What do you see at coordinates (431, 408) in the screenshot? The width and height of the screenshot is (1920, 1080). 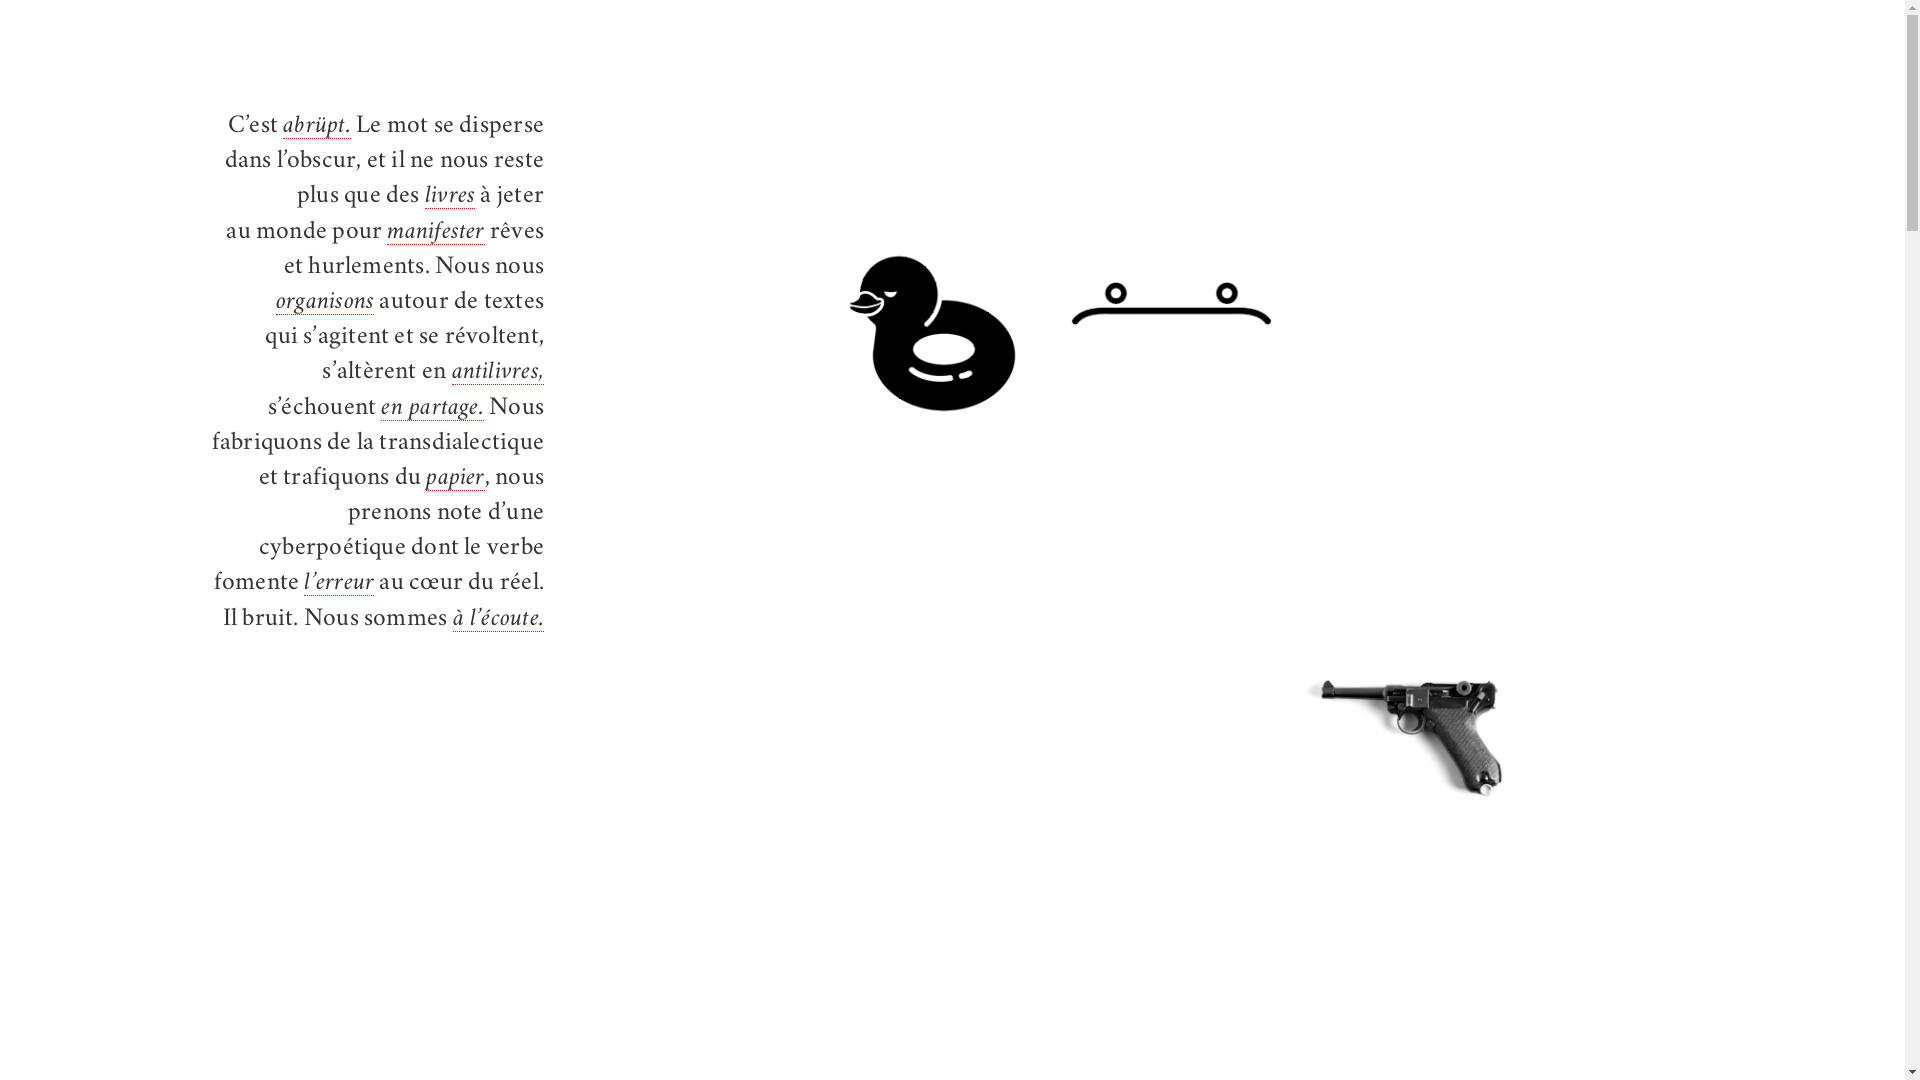 I see `'en partage.'` at bounding box center [431, 408].